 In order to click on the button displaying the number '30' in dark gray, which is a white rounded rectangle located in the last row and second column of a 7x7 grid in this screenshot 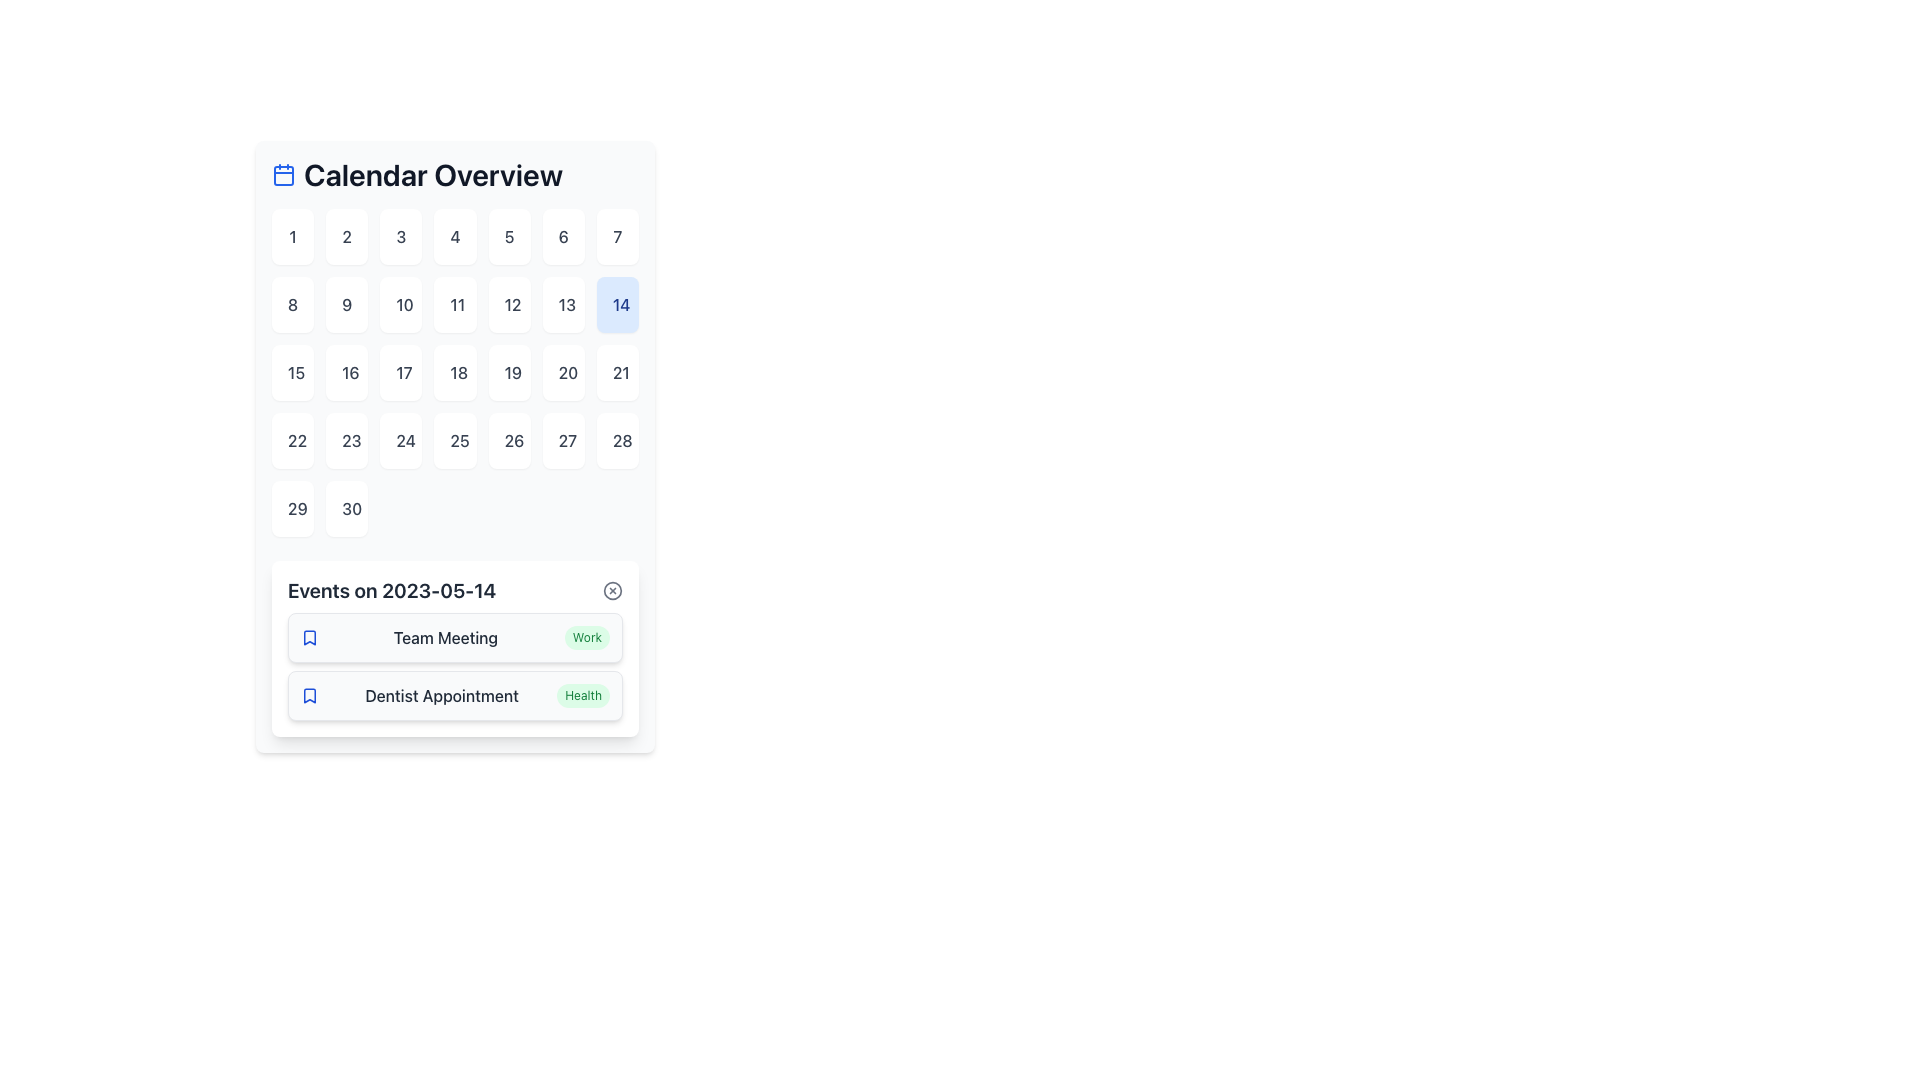, I will do `click(347, 508)`.